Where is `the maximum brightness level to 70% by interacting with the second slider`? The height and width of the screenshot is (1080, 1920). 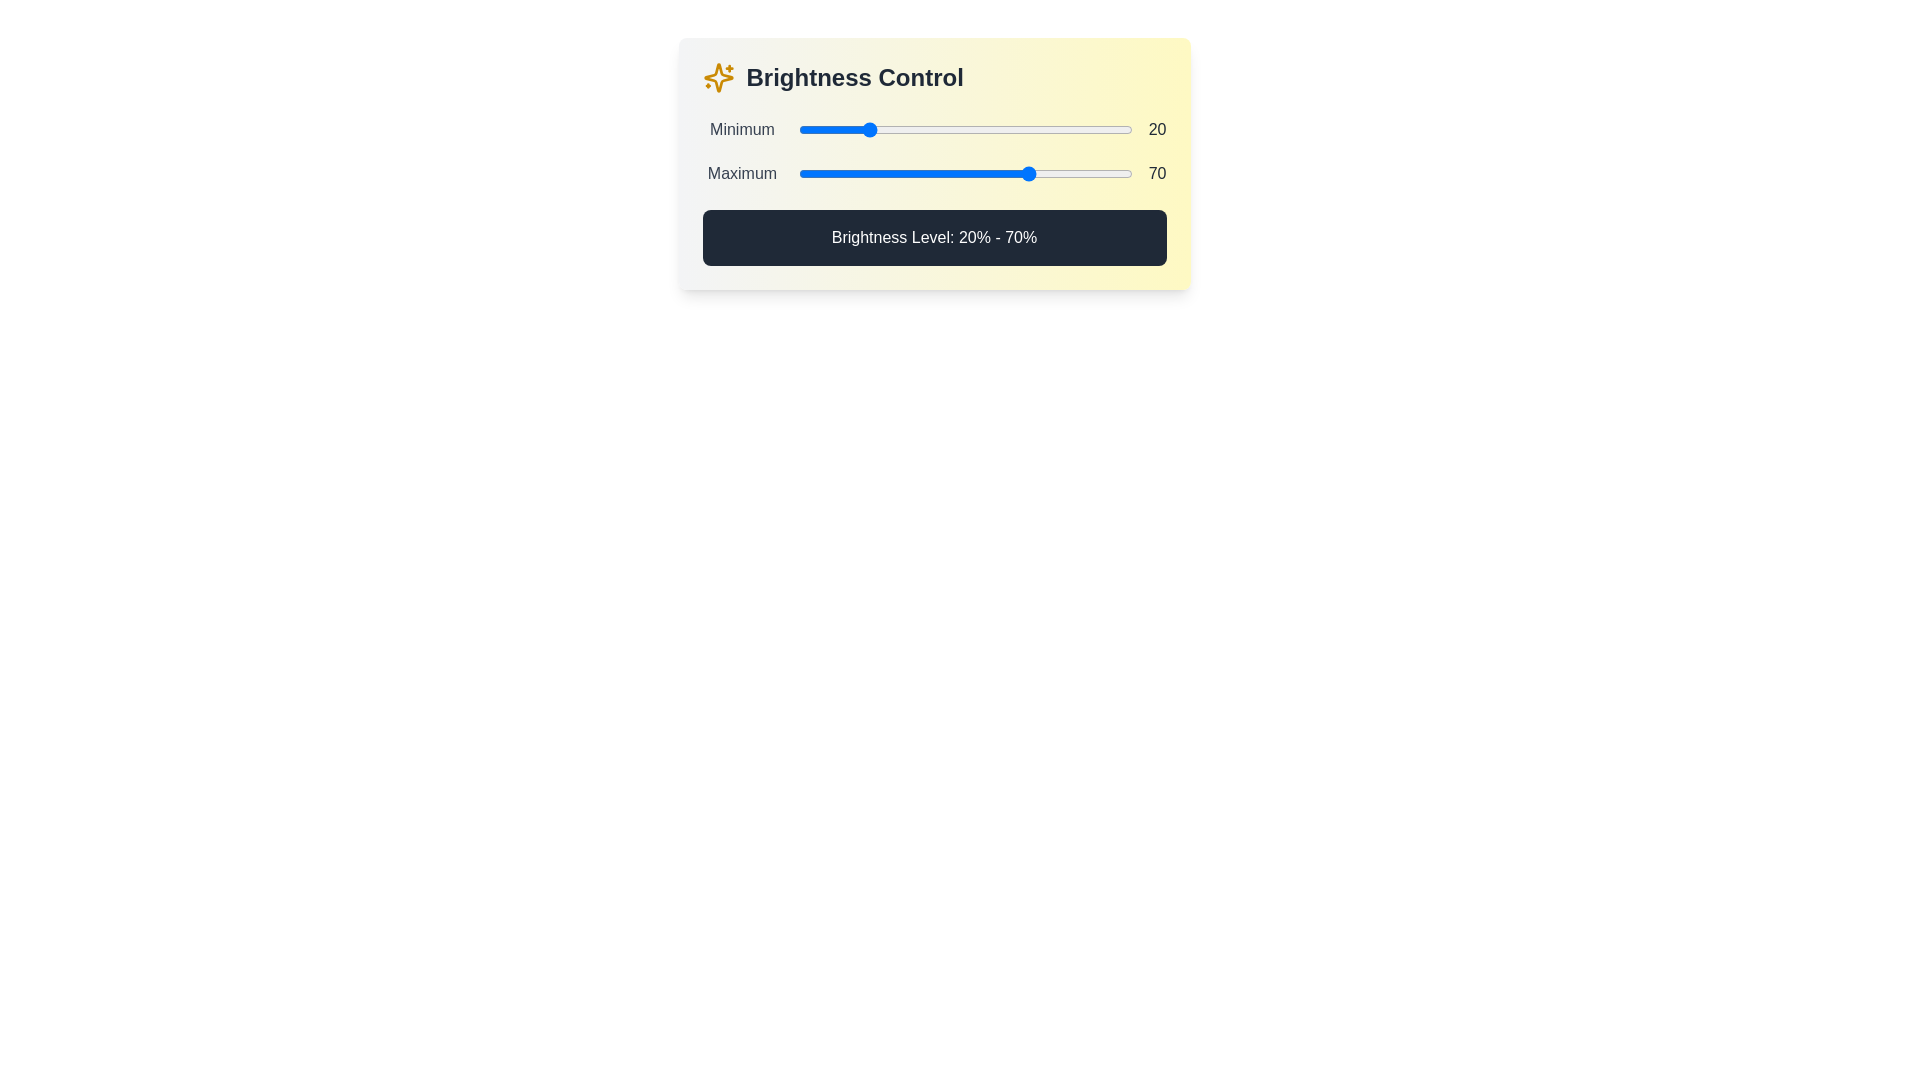 the maximum brightness level to 70% by interacting with the second slider is located at coordinates (1032, 172).